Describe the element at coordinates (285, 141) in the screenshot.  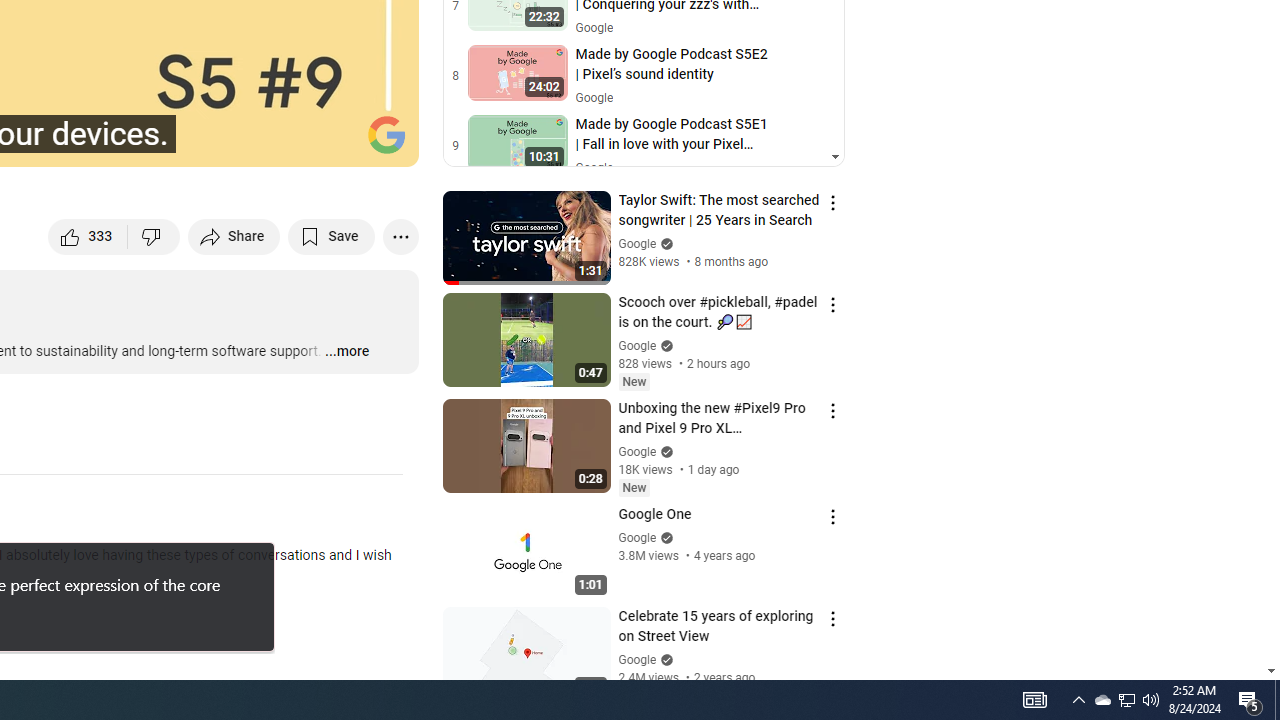
I see `'Miniplayer (i)'` at that location.